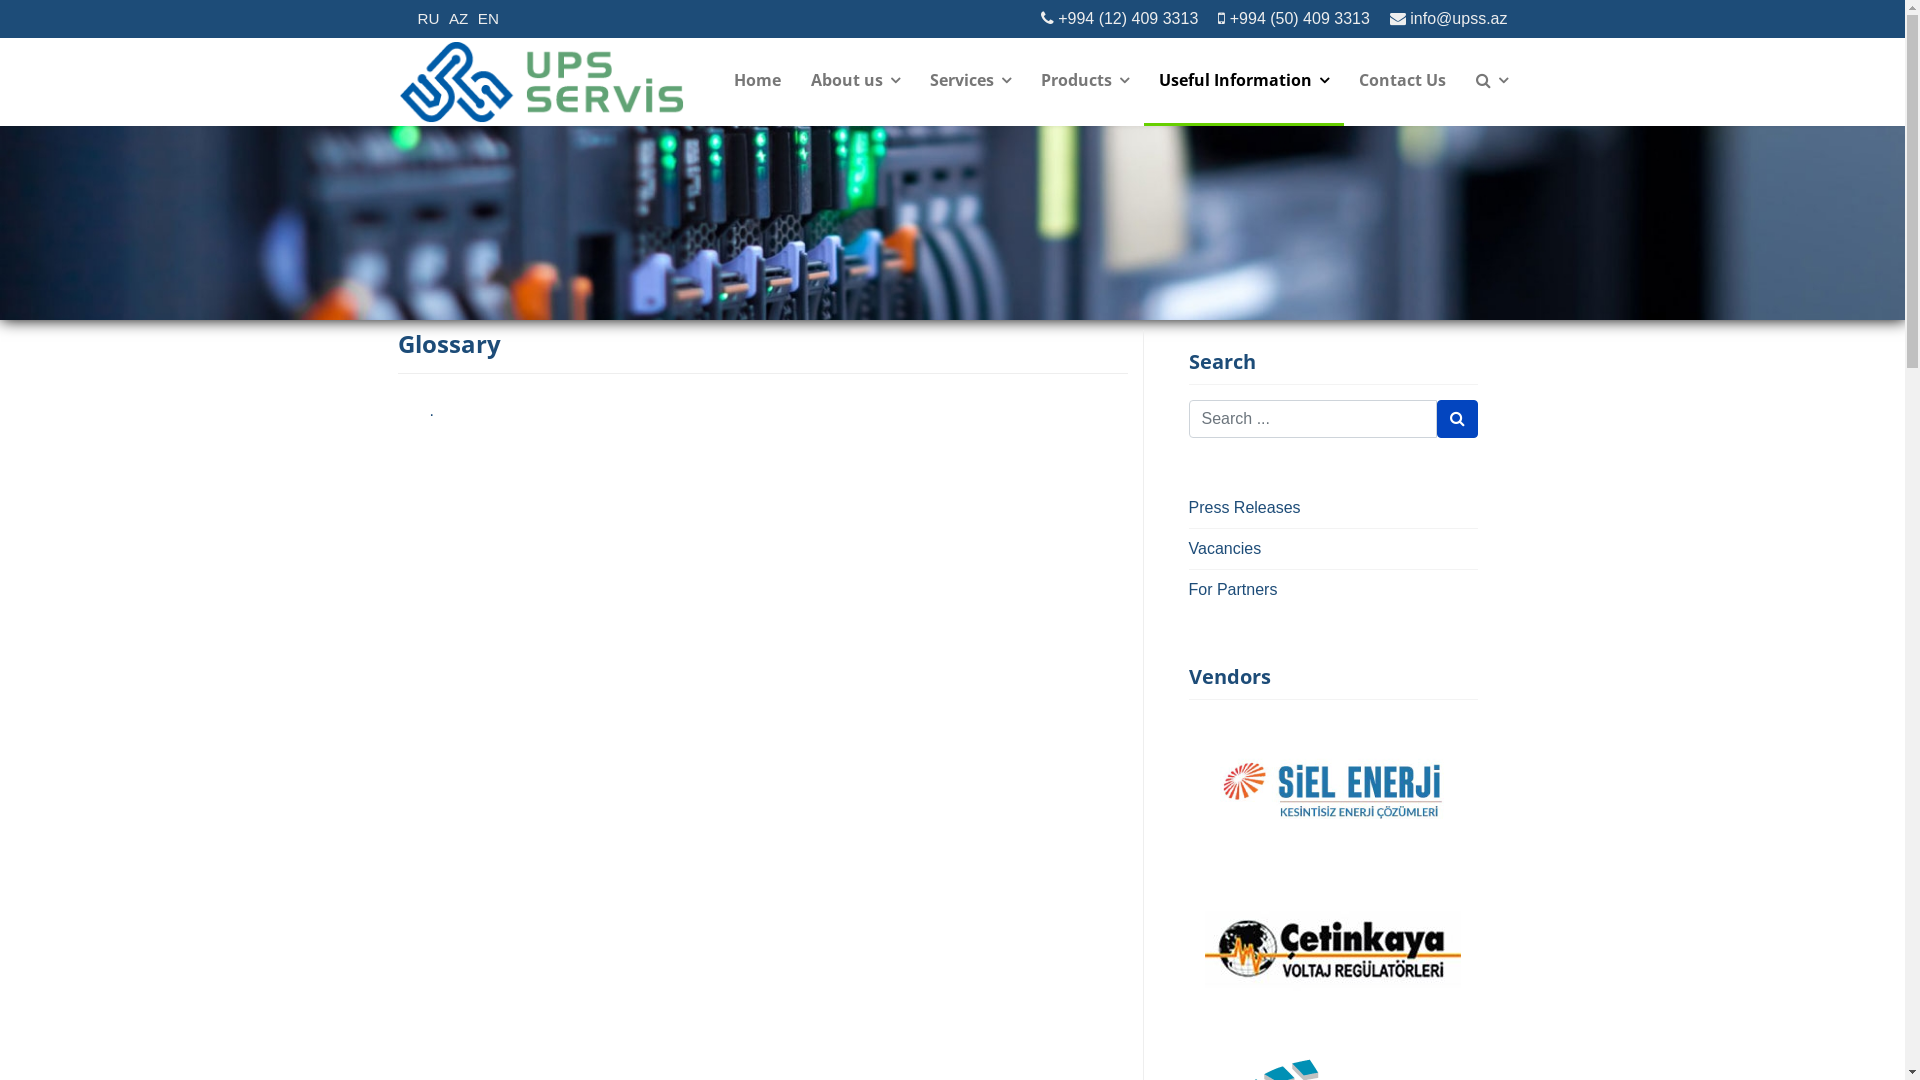 This screenshot has width=1920, height=1080. I want to click on 'Home', so click(755, 80).